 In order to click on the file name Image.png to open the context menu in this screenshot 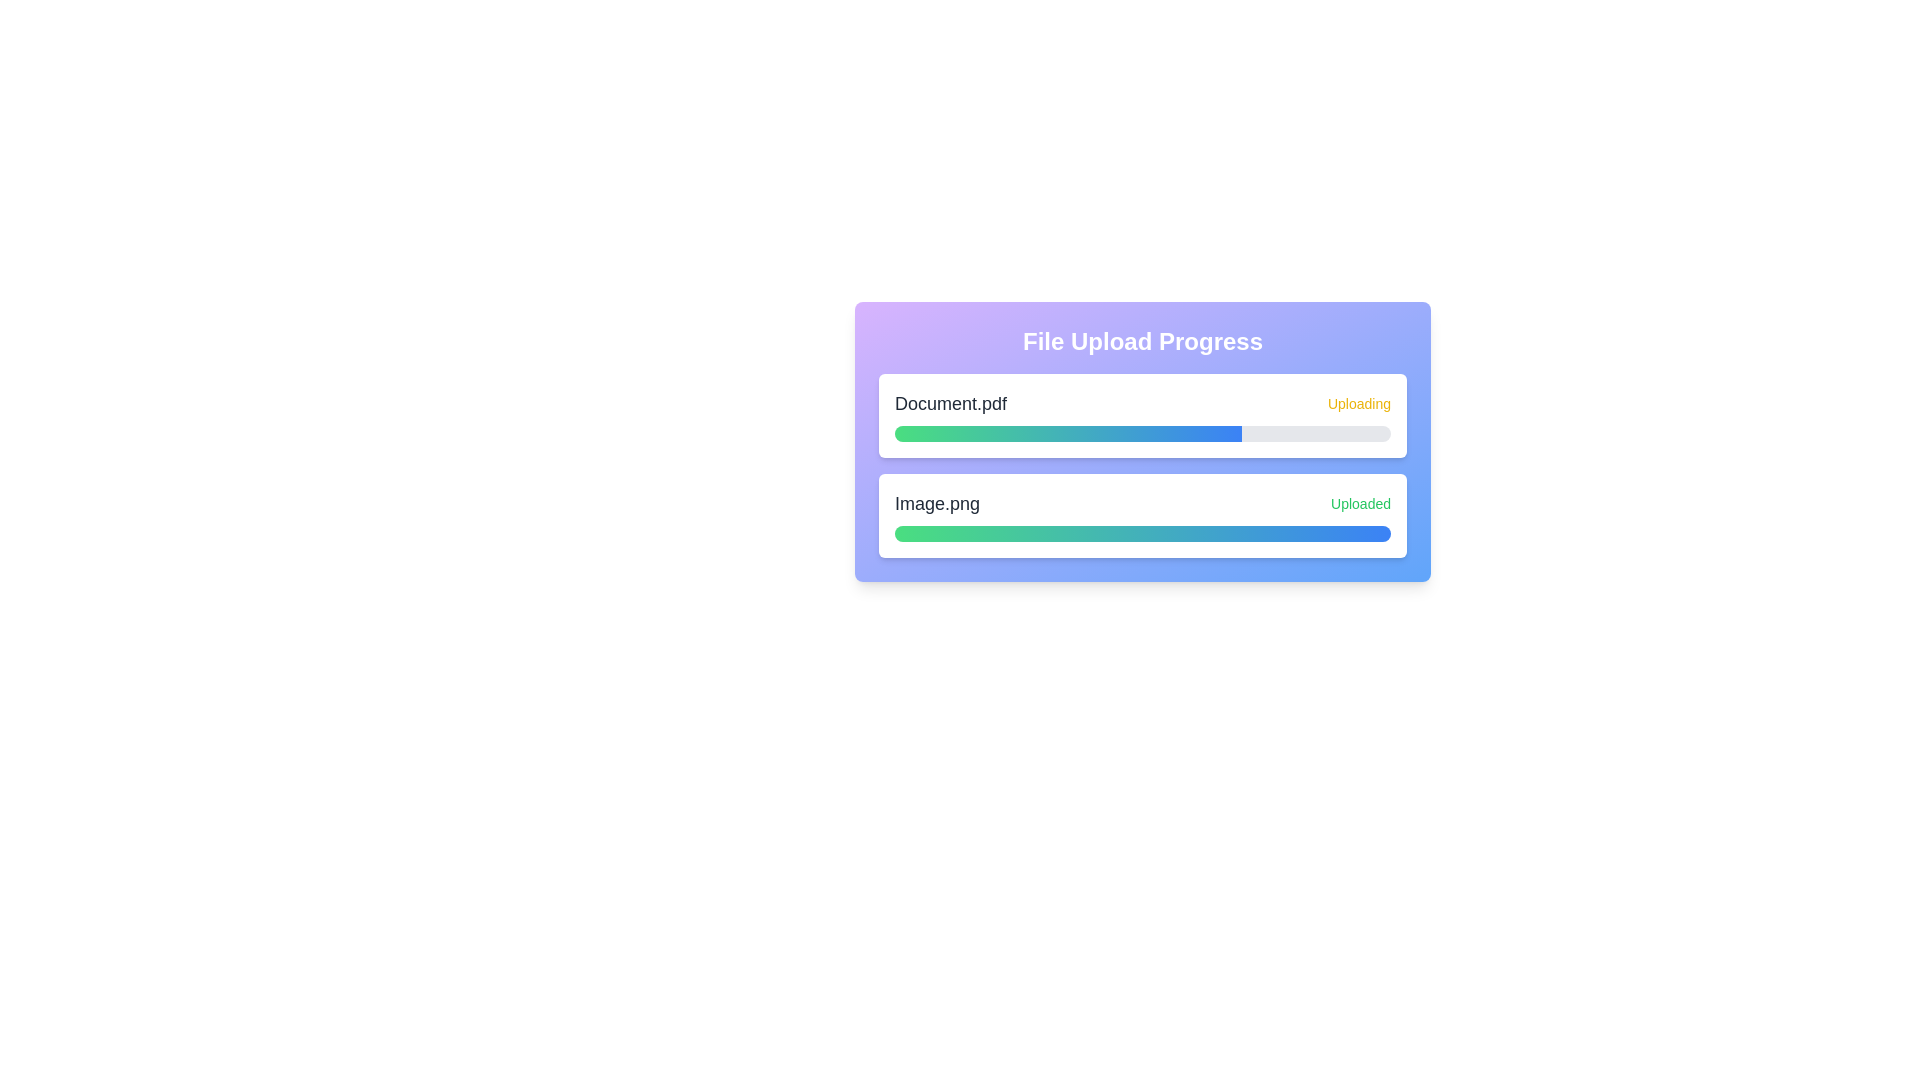, I will do `click(936, 503)`.